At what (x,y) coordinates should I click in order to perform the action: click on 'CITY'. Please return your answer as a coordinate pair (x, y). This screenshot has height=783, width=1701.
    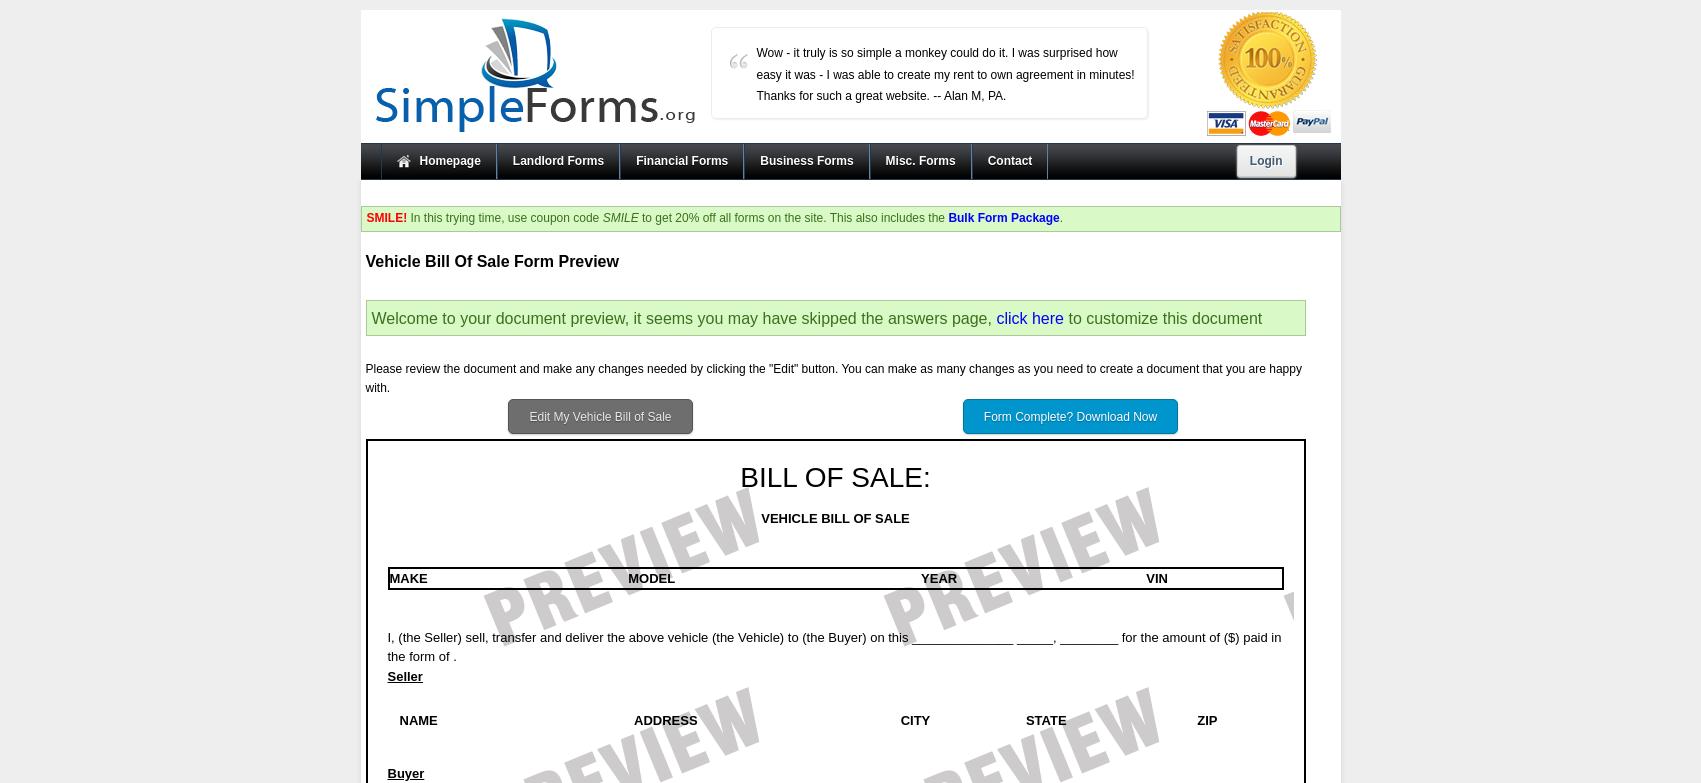
    Looking at the image, I should click on (913, 718).